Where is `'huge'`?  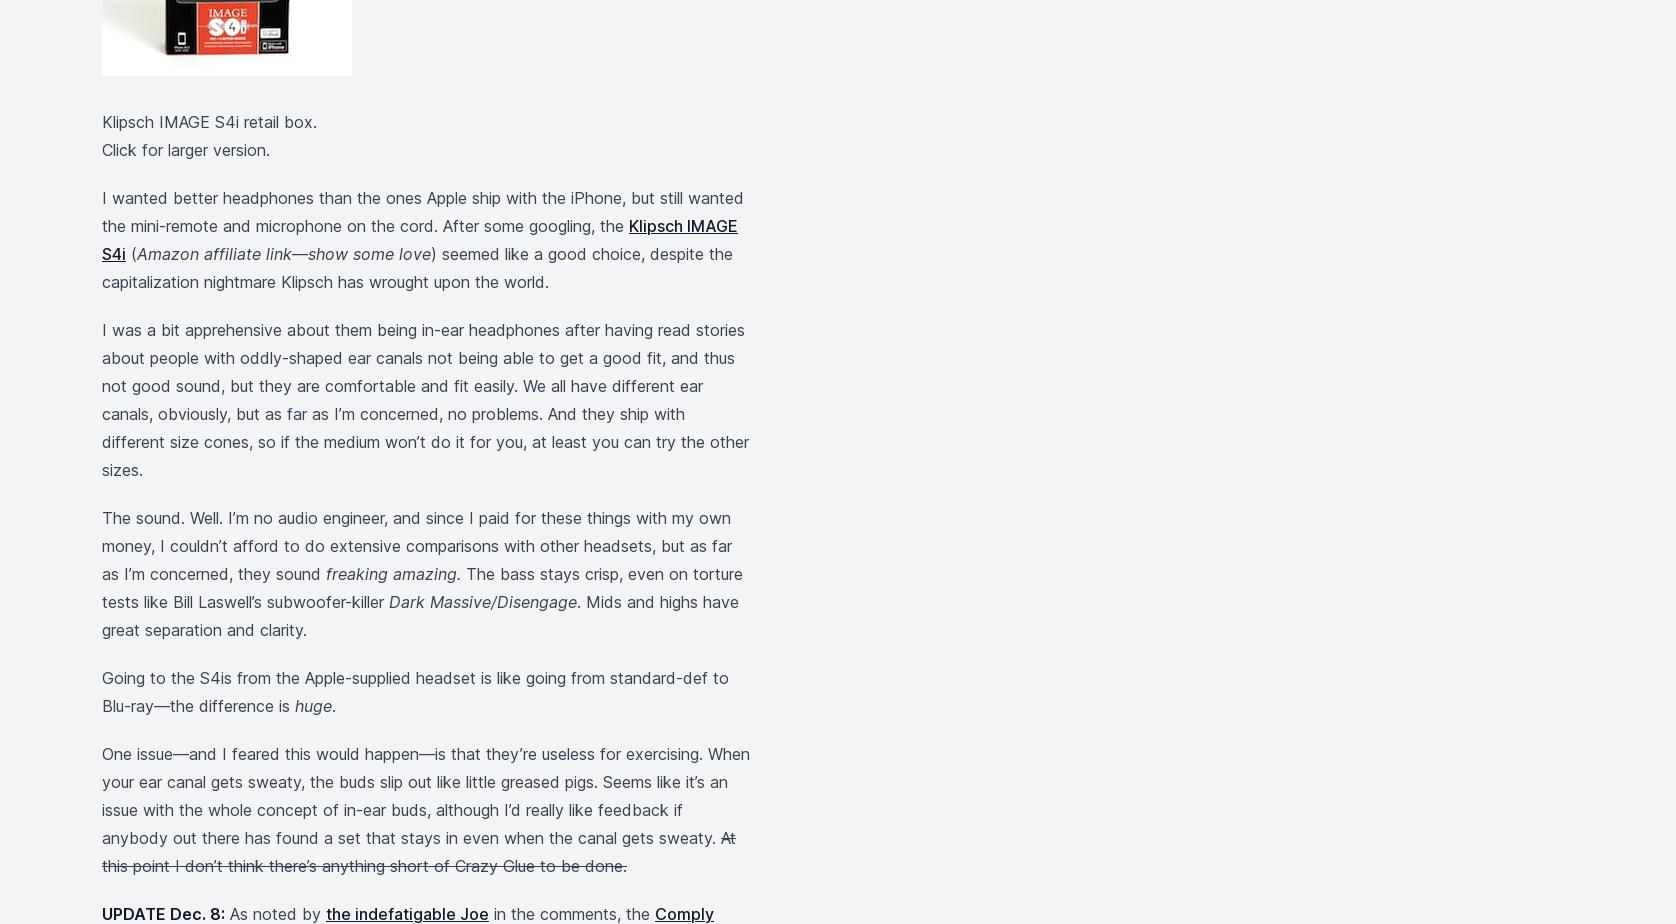 'huge' is located at coordinates (312, 706).